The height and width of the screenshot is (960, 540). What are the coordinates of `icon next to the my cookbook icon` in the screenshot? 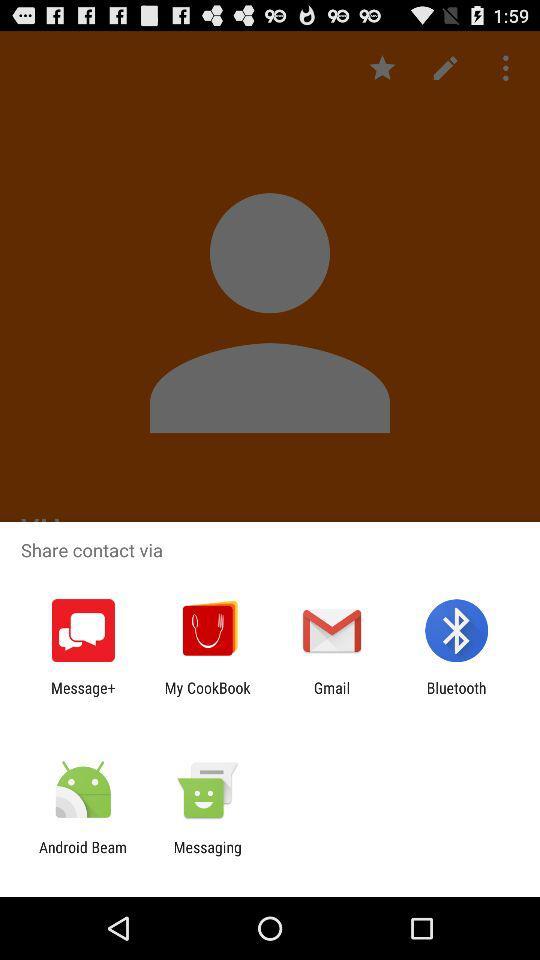 It's located at (82, 696).